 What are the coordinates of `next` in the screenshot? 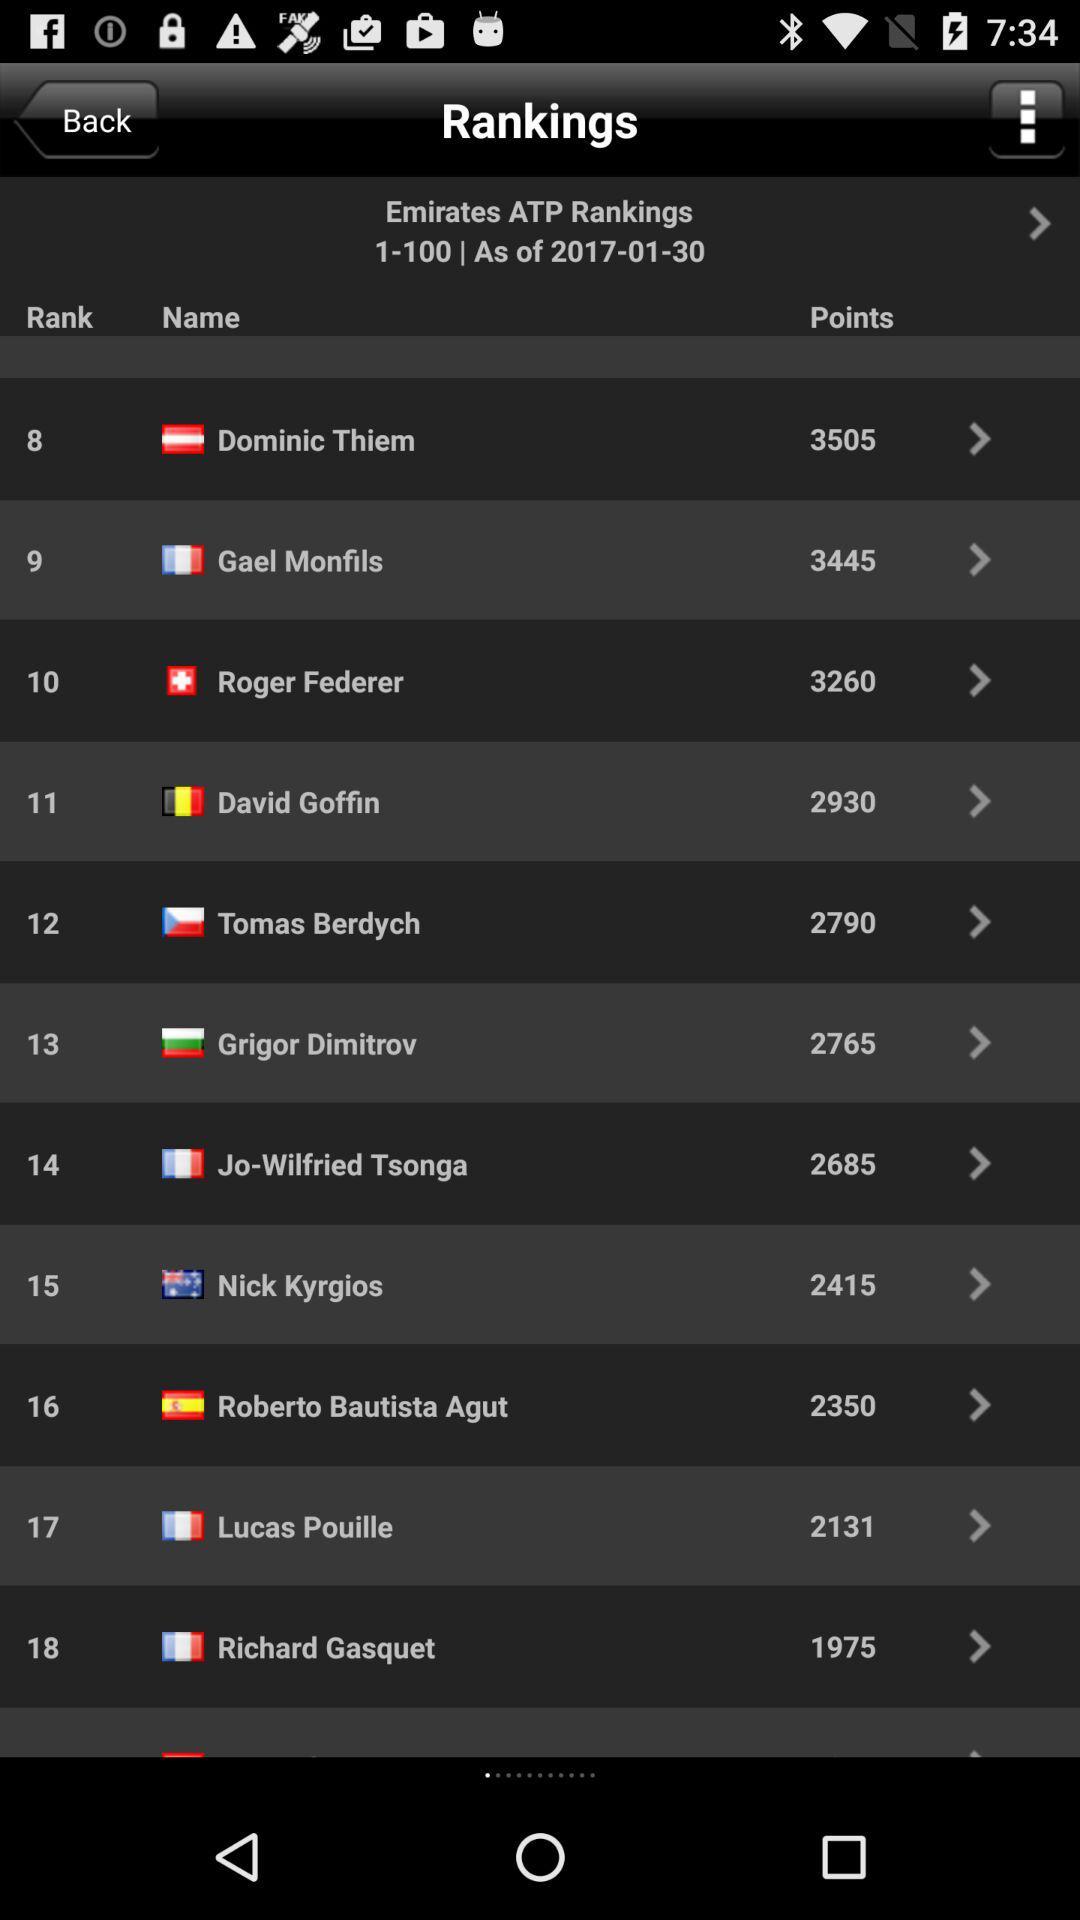 It's located at (1050, 223).